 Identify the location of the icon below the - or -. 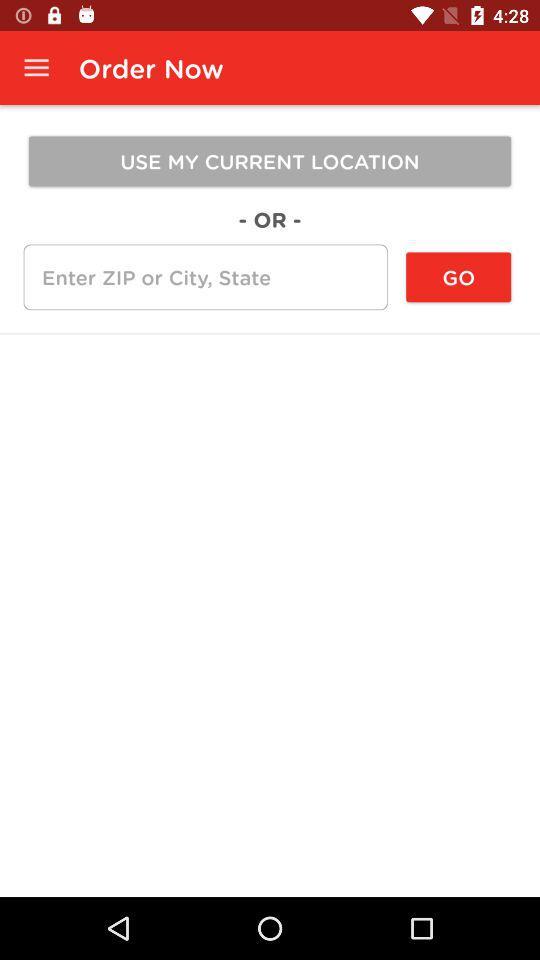
(204, 276).